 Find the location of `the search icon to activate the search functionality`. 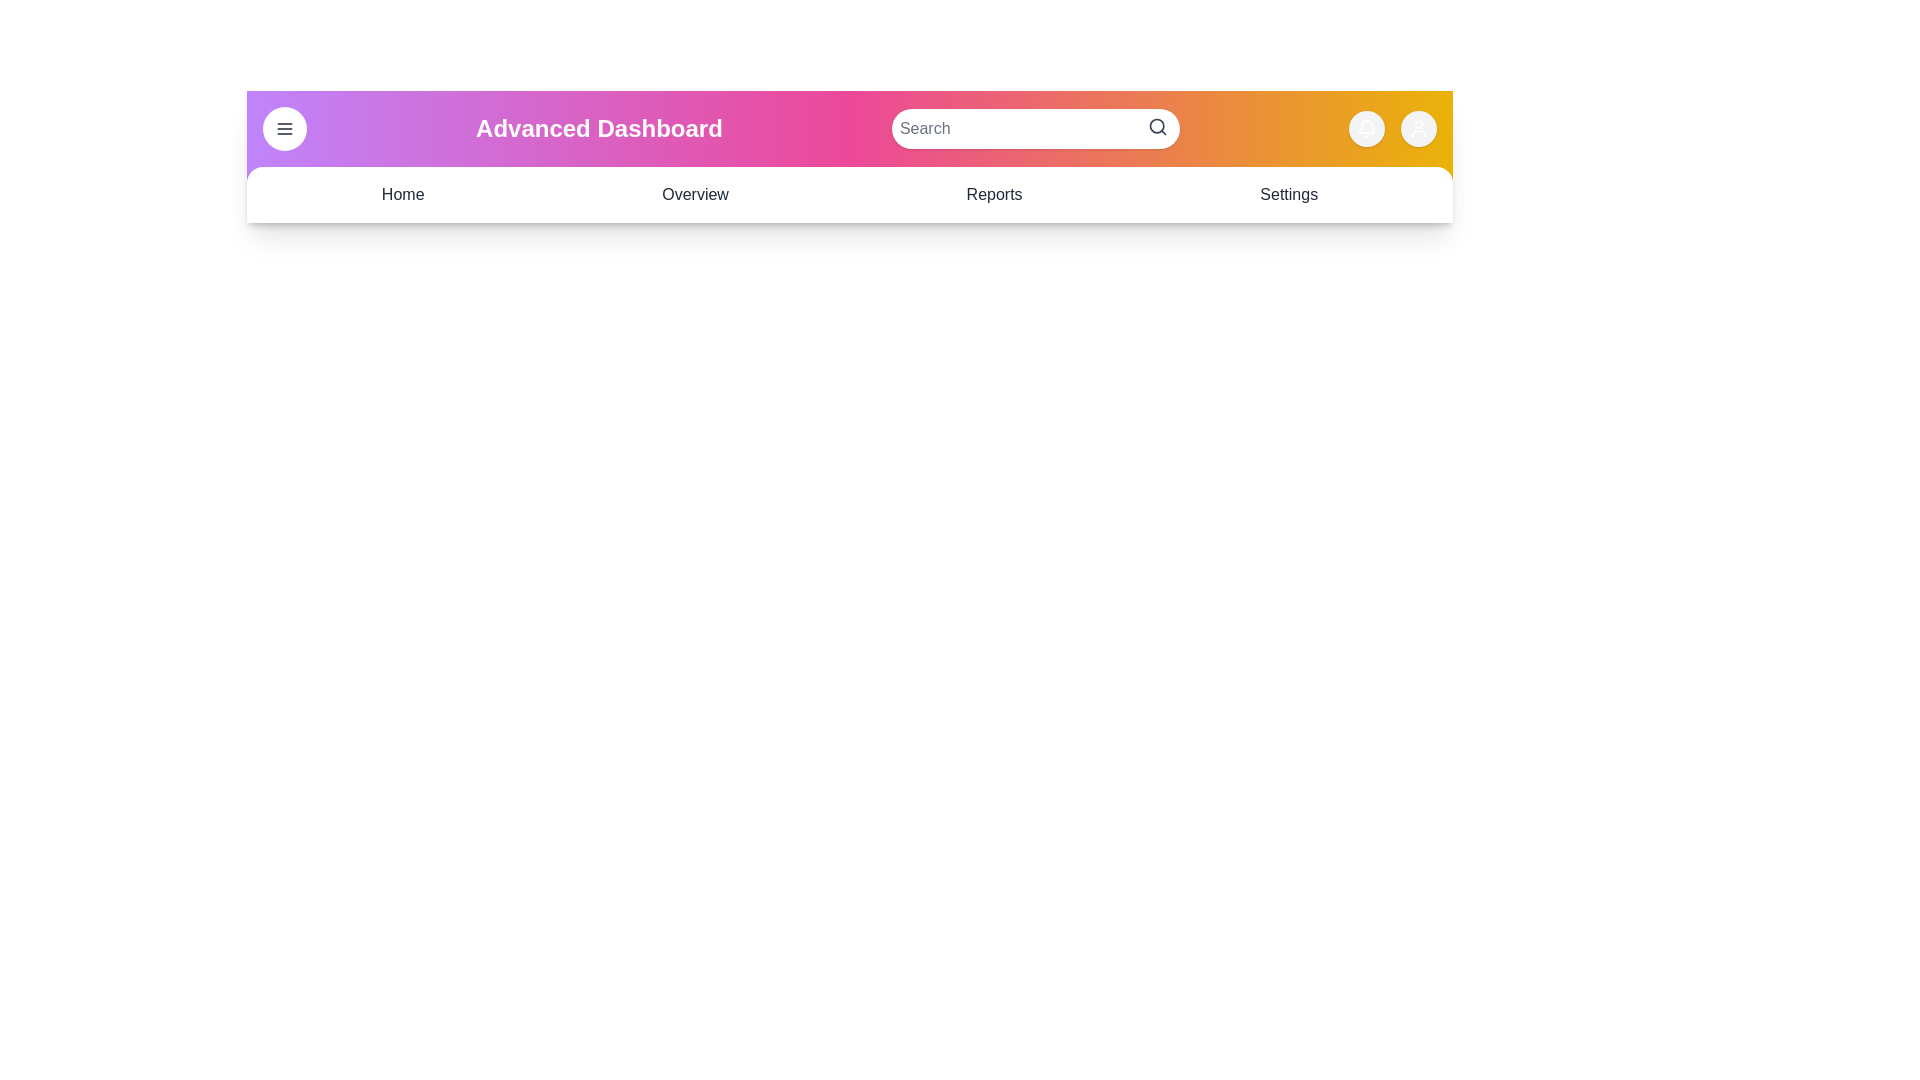

the search icon to activate the search functionality is located at coordinates (1157, 127).